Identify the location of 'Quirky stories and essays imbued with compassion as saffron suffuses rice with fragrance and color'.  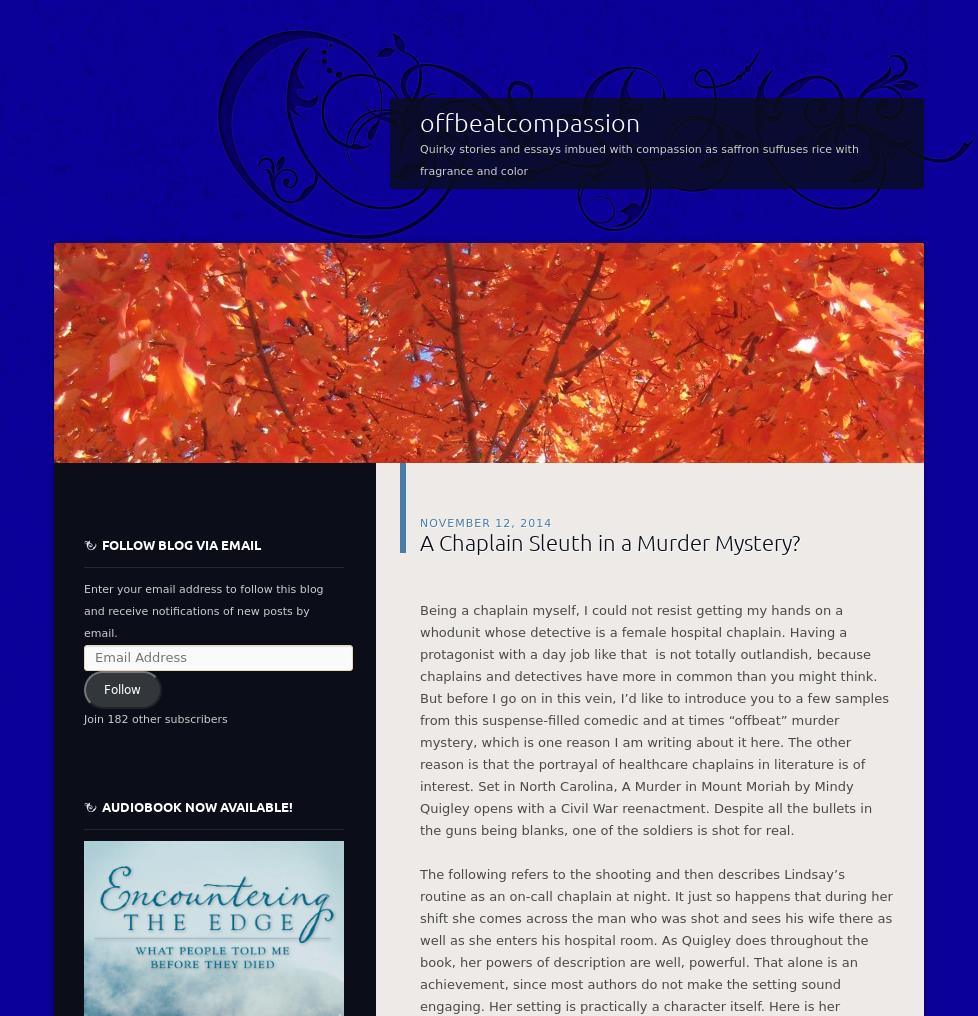
(639, 158).